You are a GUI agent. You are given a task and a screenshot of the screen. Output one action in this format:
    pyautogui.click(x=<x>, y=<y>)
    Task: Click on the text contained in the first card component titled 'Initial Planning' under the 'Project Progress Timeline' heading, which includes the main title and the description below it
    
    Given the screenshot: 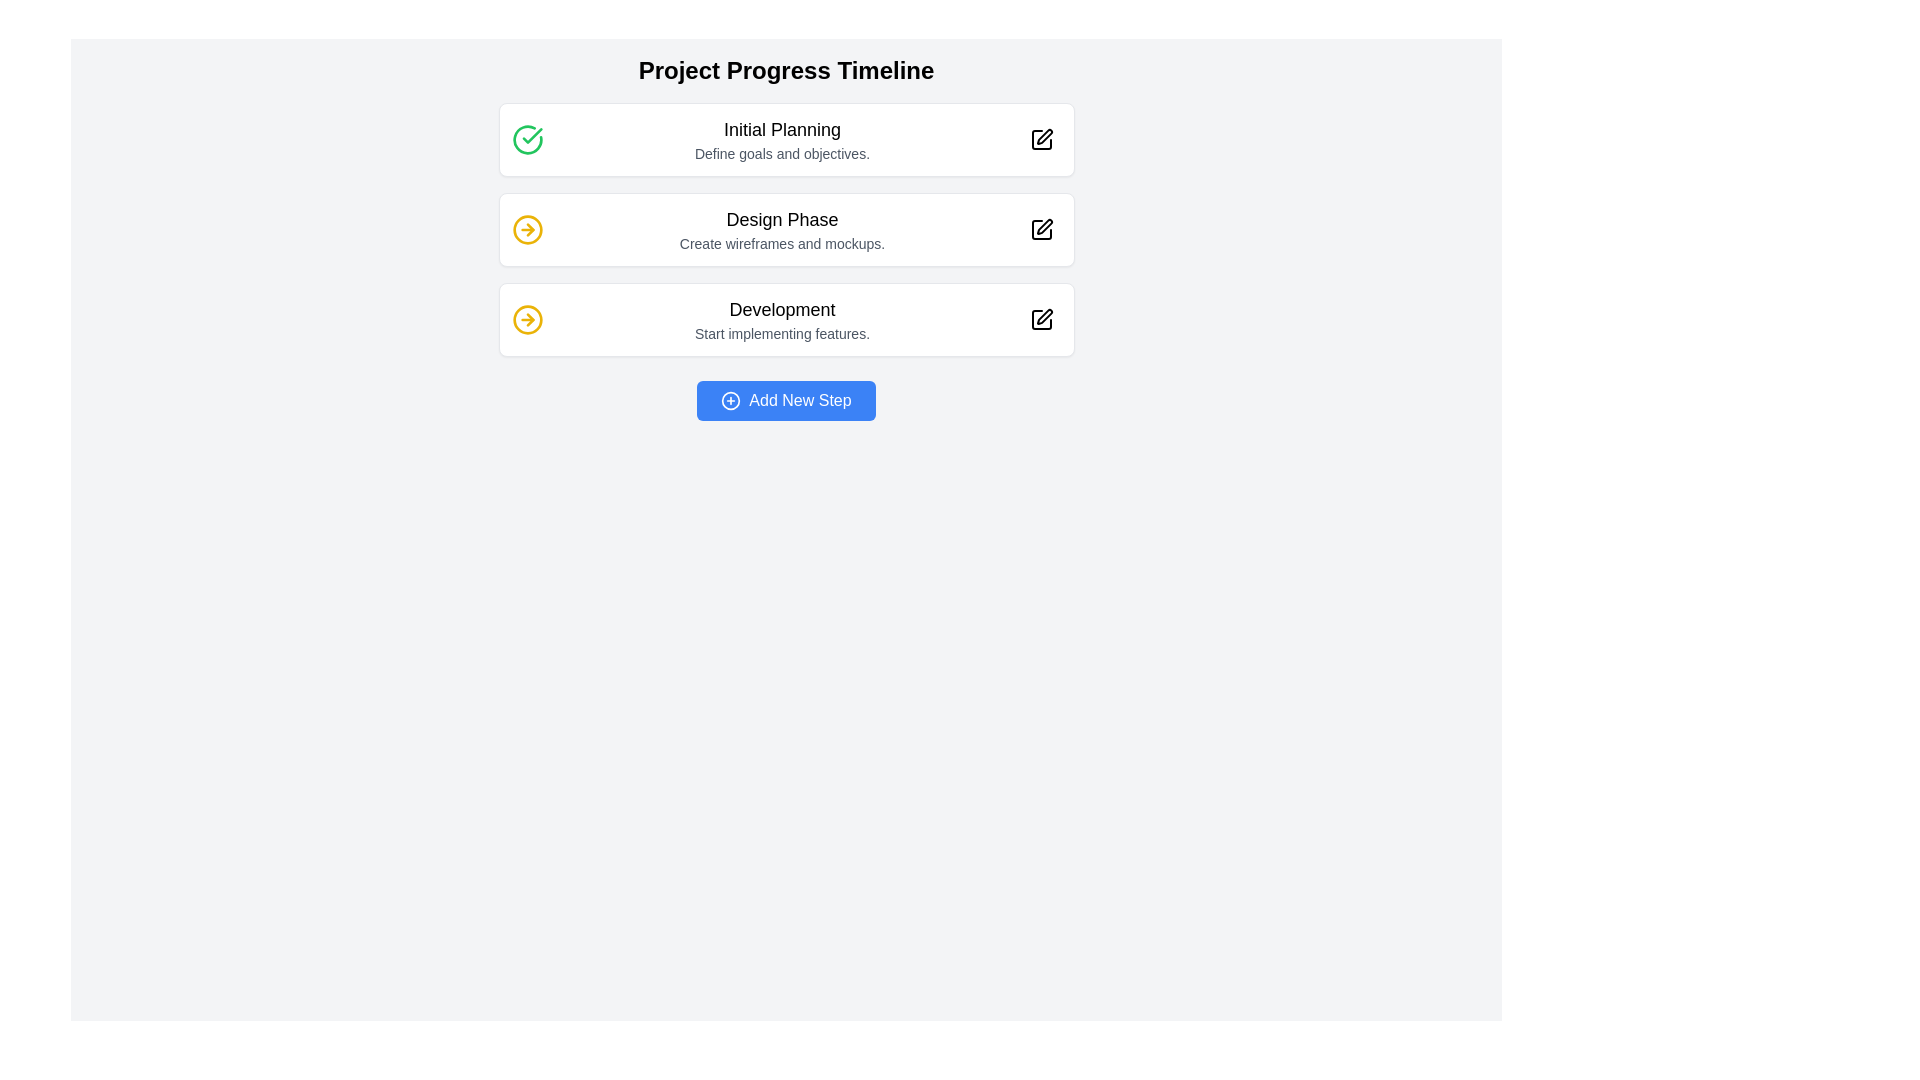 What is the action you would take?
    pyautogui.click(x=785, y=138)
    